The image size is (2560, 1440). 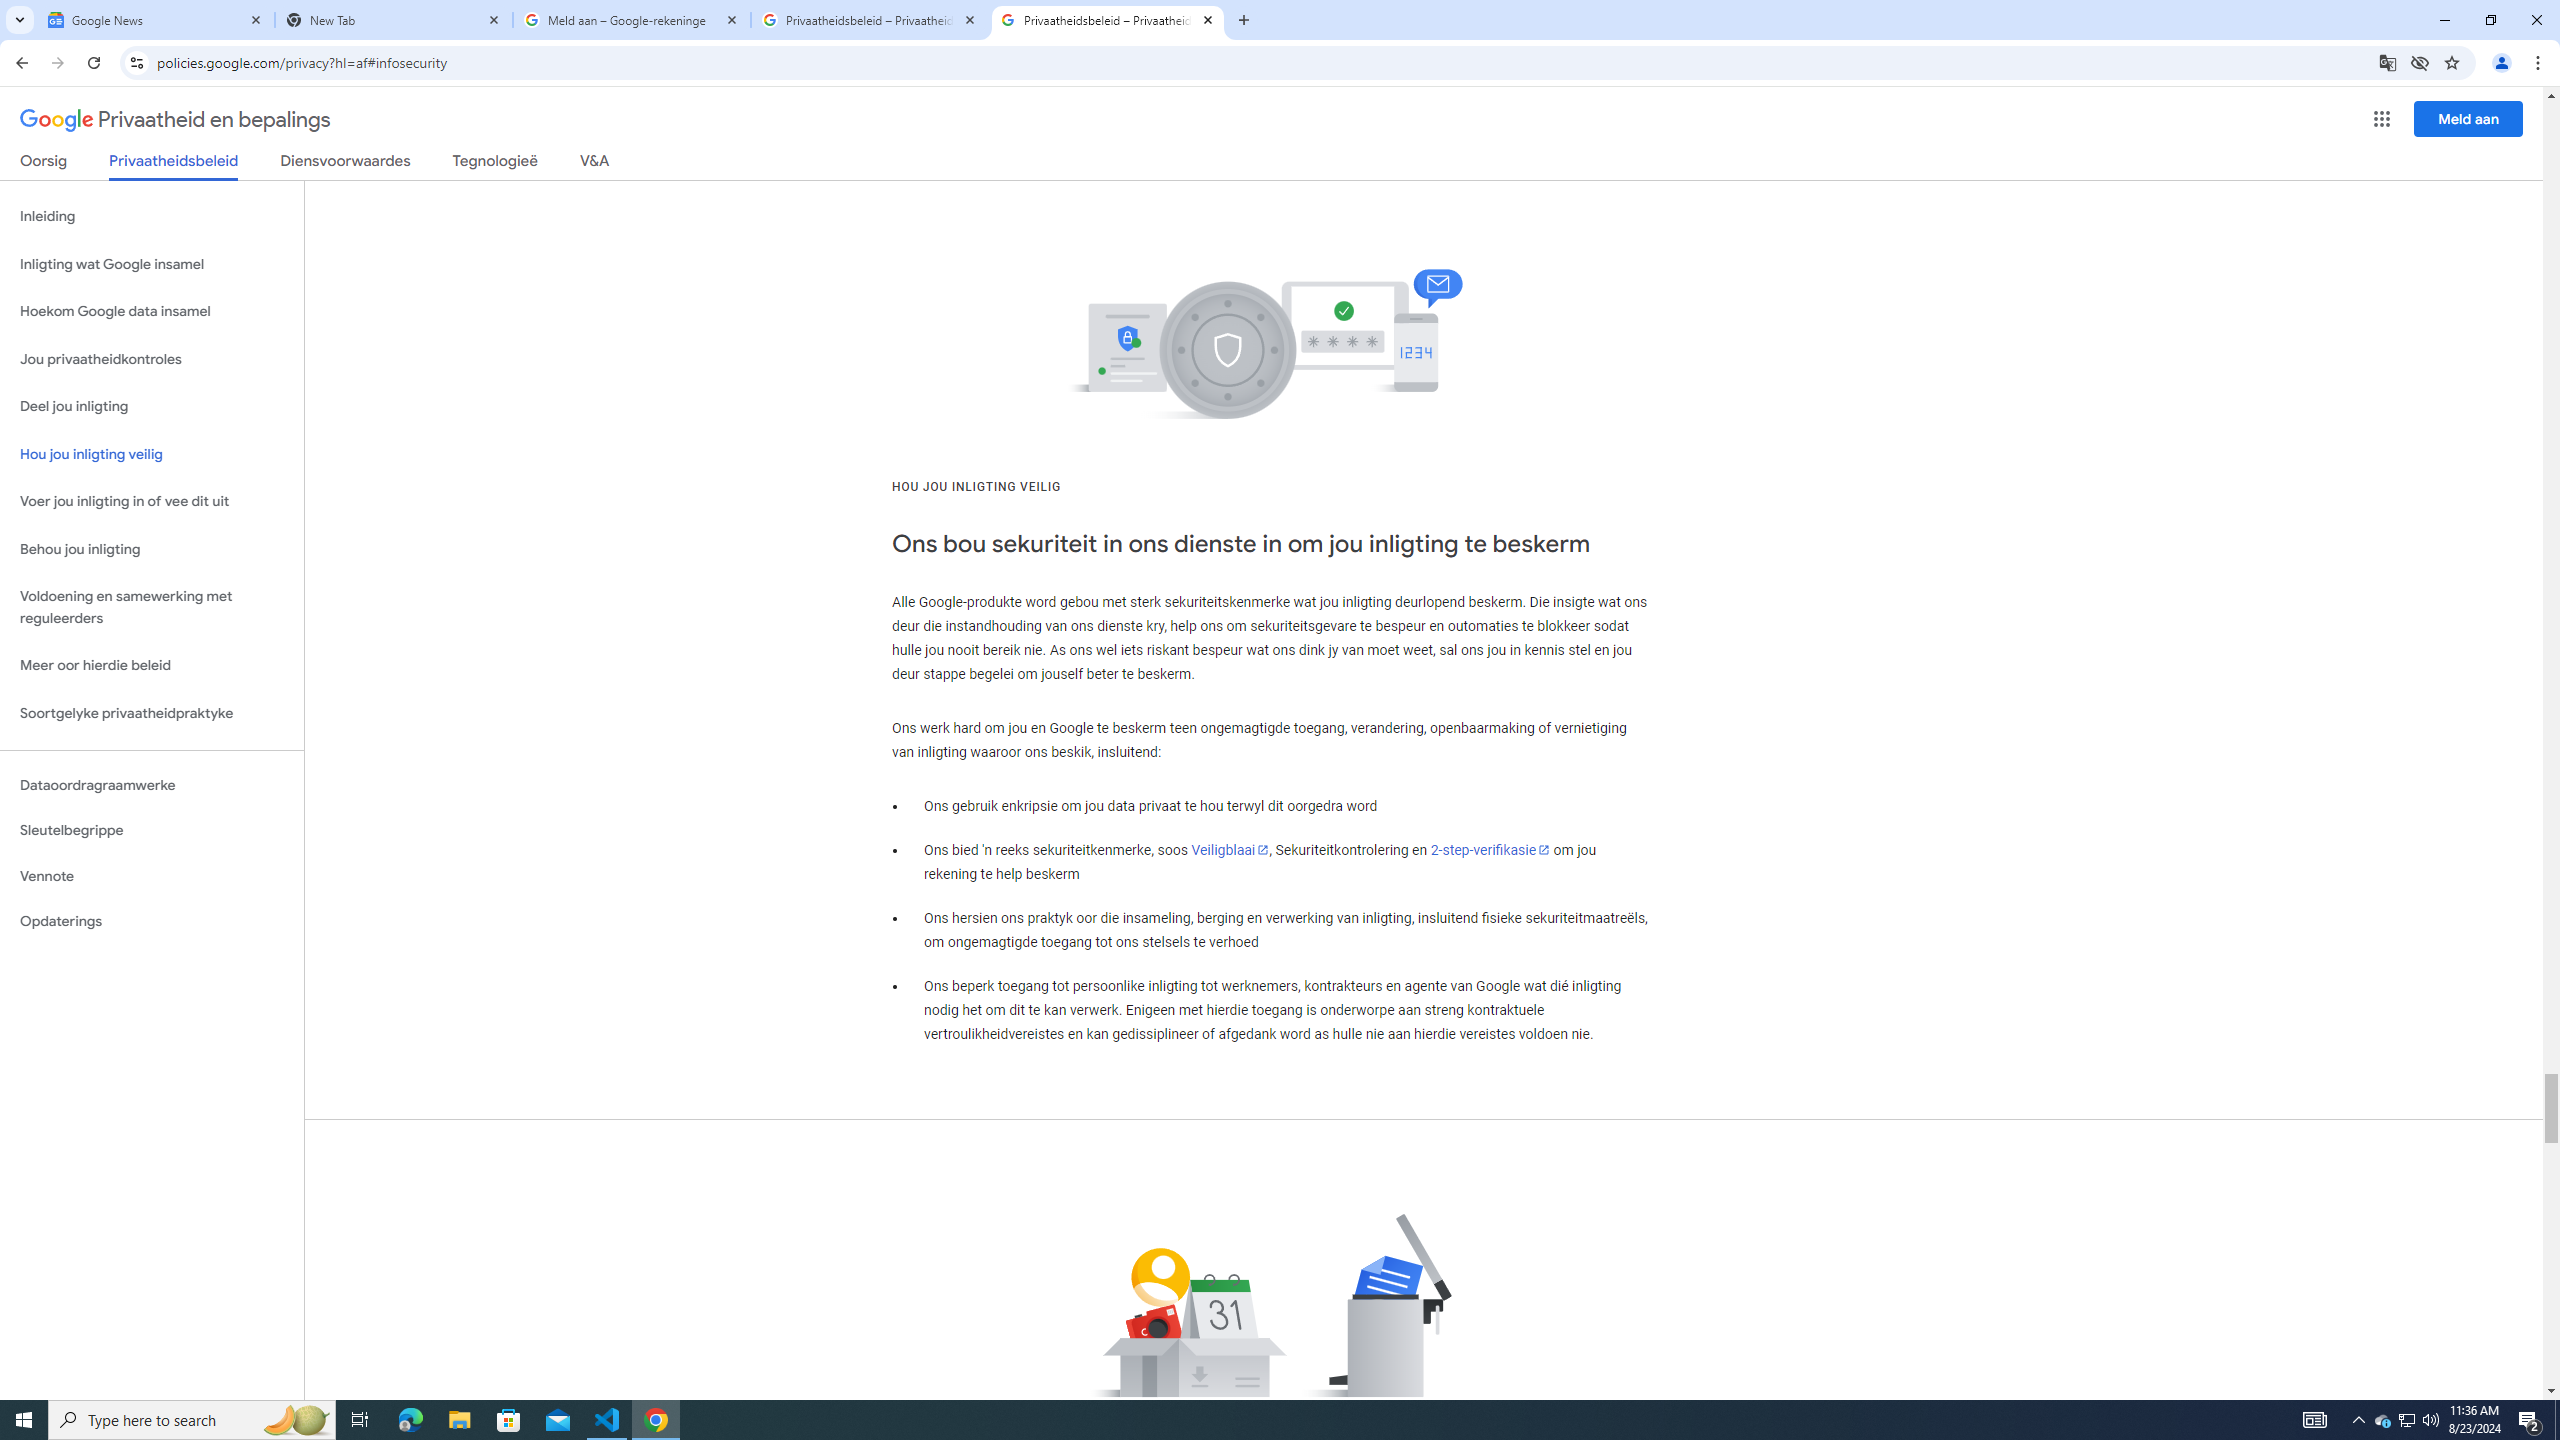 What do you see at coordinates (151, 549) in the screenshot?
I see `'Behou jou inligting'` at bounding box center [151, 549].